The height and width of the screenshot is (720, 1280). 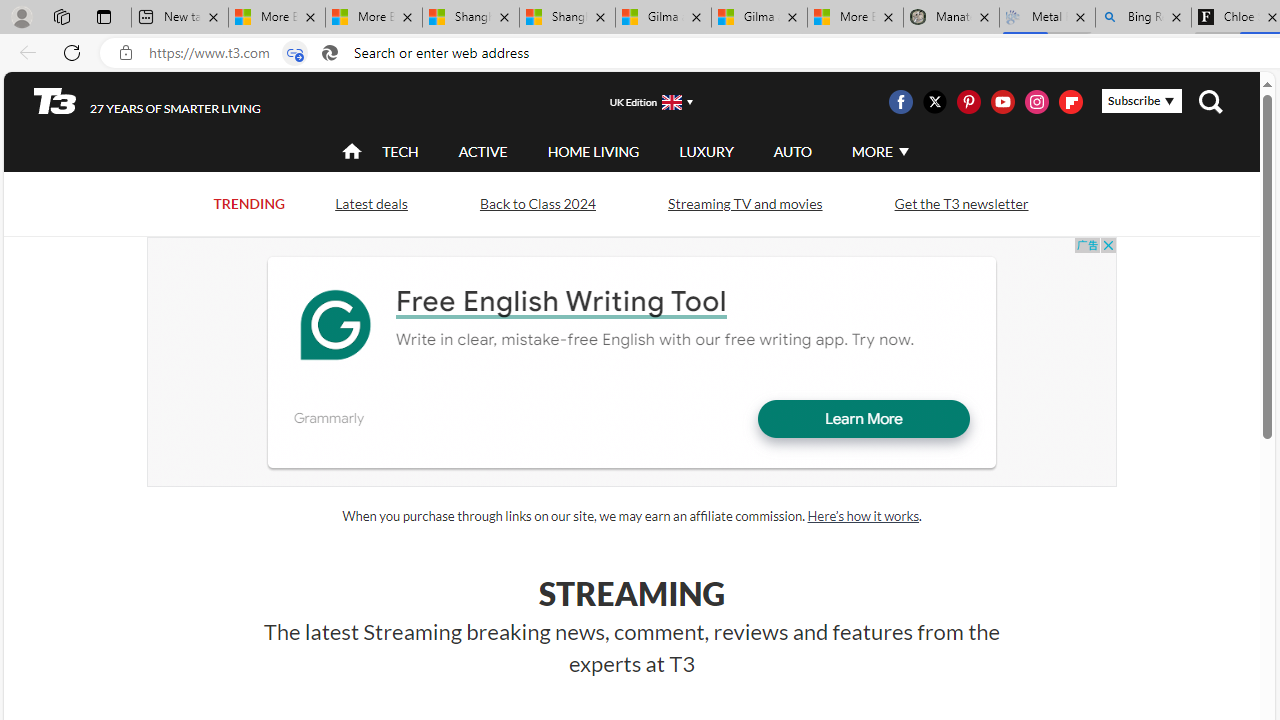 I want to click on 'Get the T3 newsletter', so click(x=961, y=204).